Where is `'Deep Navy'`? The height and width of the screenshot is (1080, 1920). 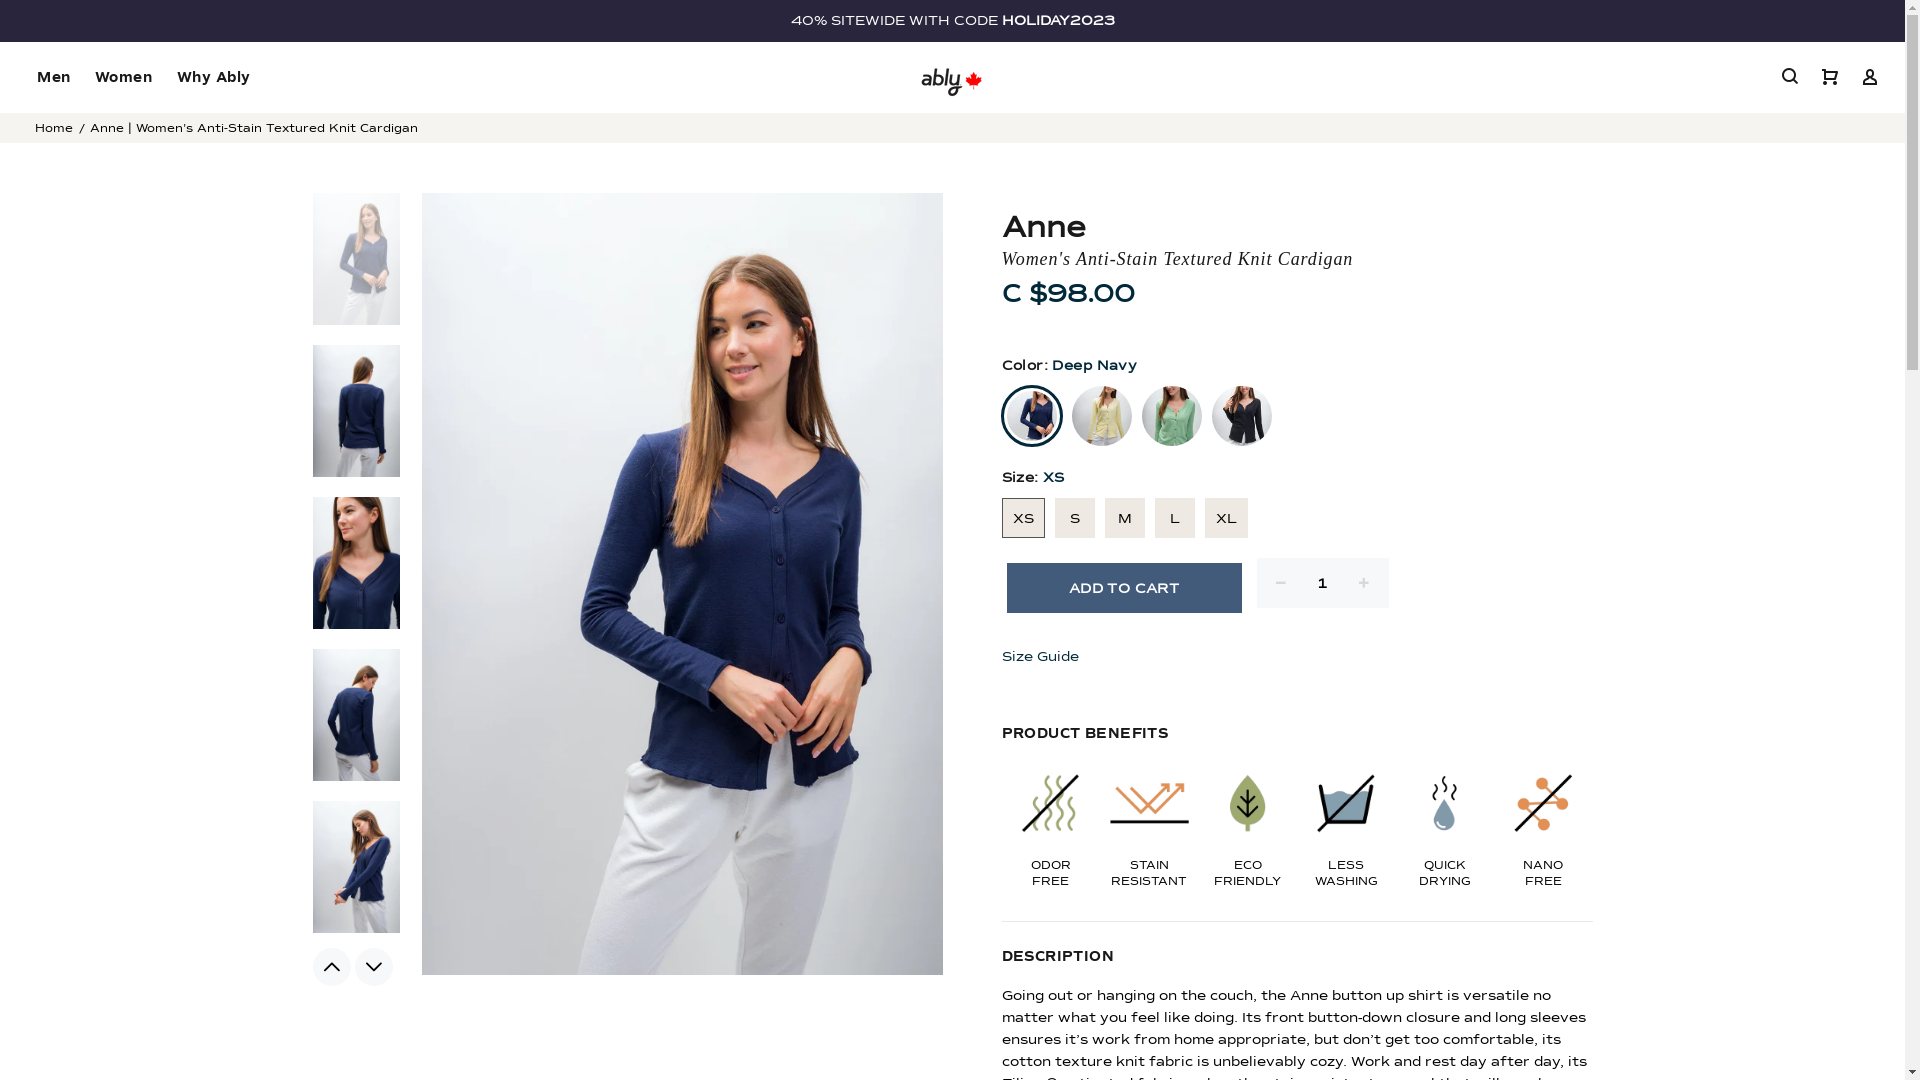 'Deep Navy' is located at coordinates (1002, 415).